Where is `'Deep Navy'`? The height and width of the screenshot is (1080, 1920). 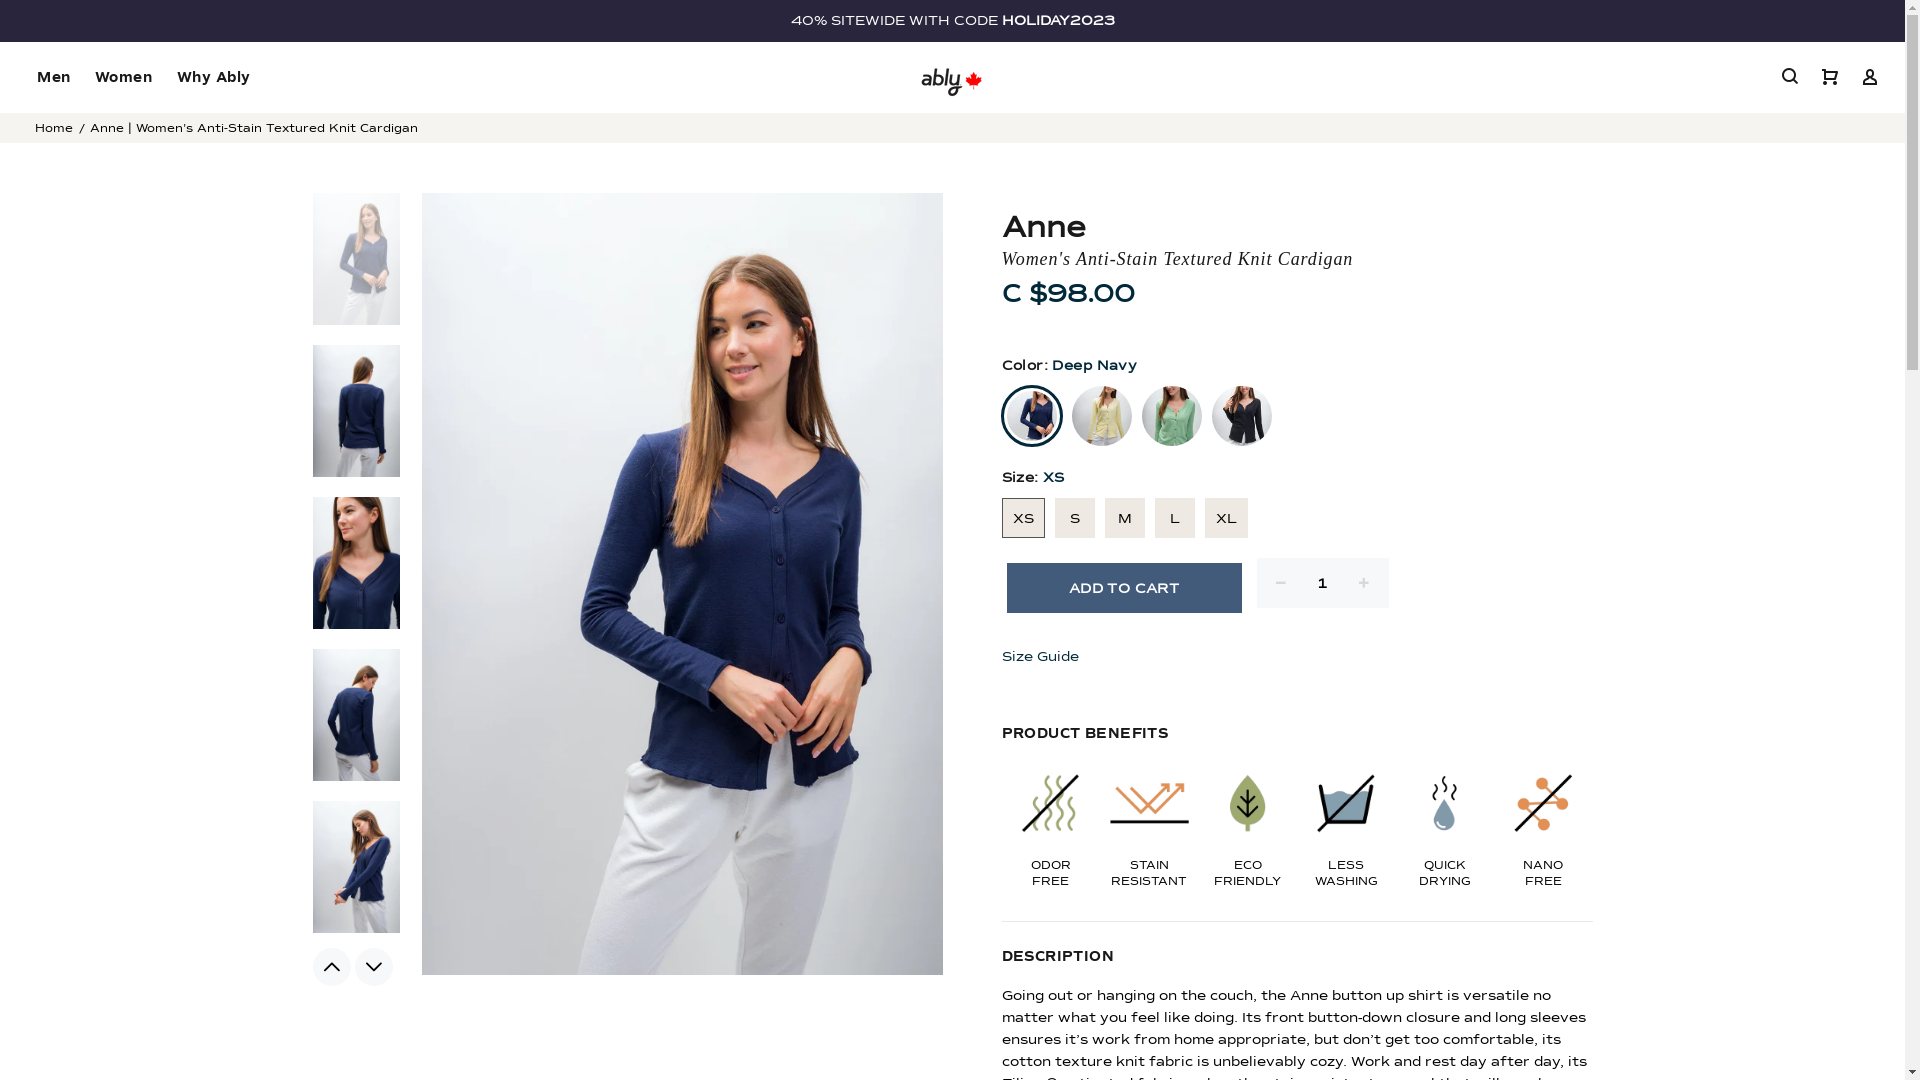 'Deep Navy' is located at coordinates (1002, 415).